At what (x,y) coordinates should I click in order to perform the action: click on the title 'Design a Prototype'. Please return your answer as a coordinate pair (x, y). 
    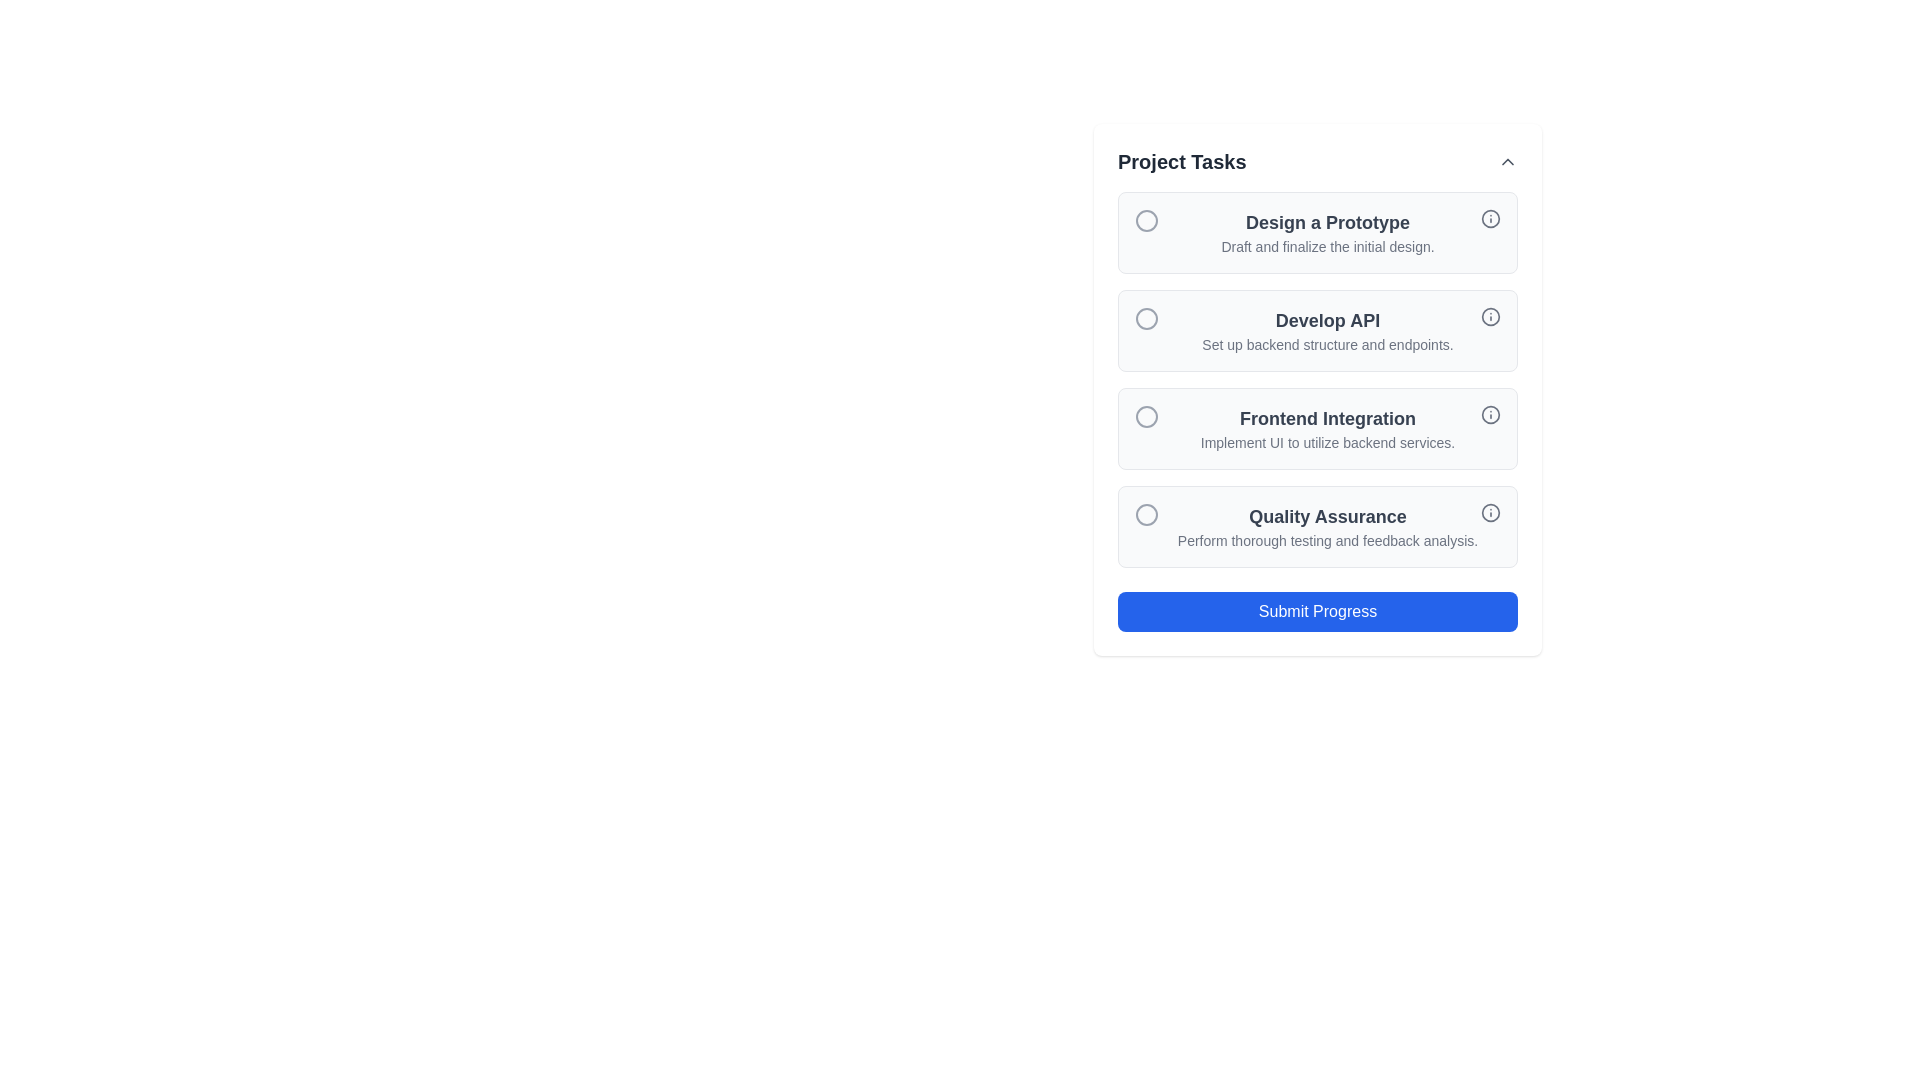
    Looking at the image, I should click on (1318, 231).